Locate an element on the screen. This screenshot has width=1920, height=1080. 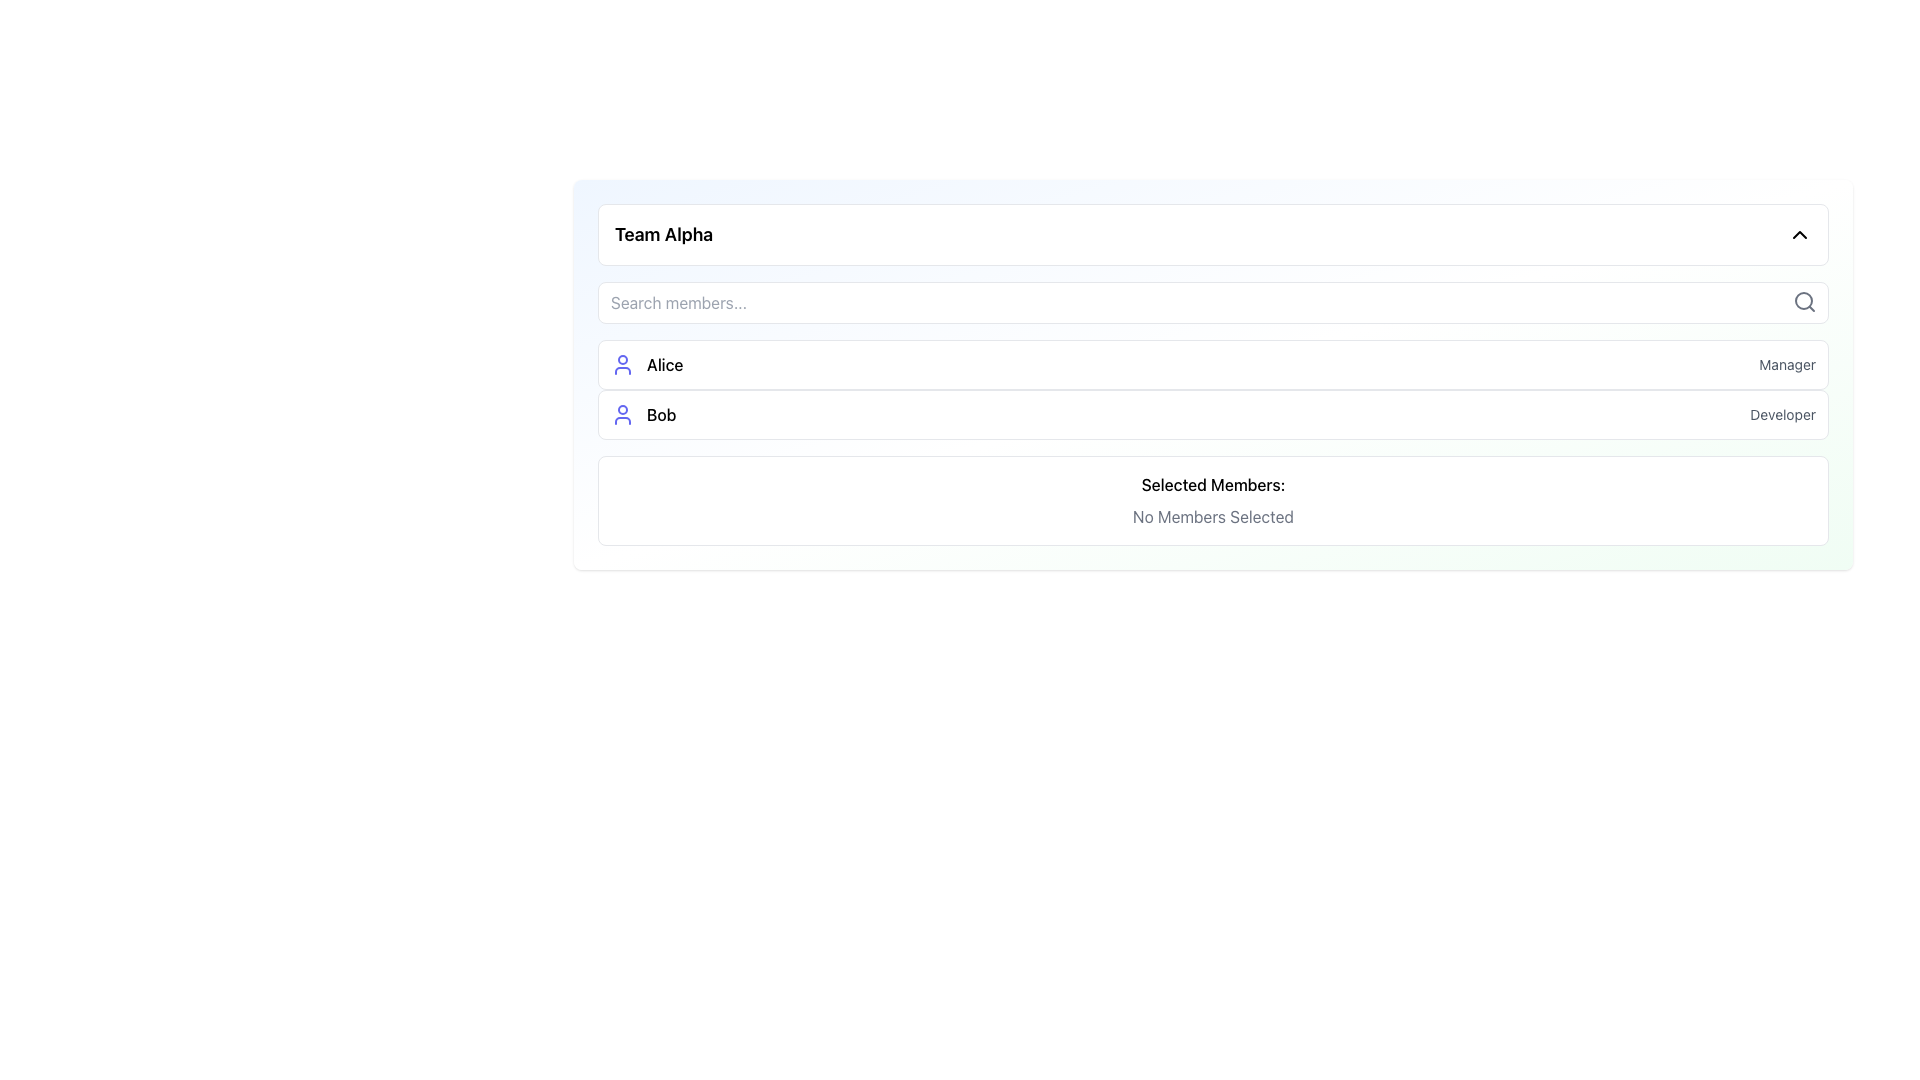
the text label displaying 'Bob' located to the right of the user profile icon to get more details about the user is located at coordinates (643, 414).